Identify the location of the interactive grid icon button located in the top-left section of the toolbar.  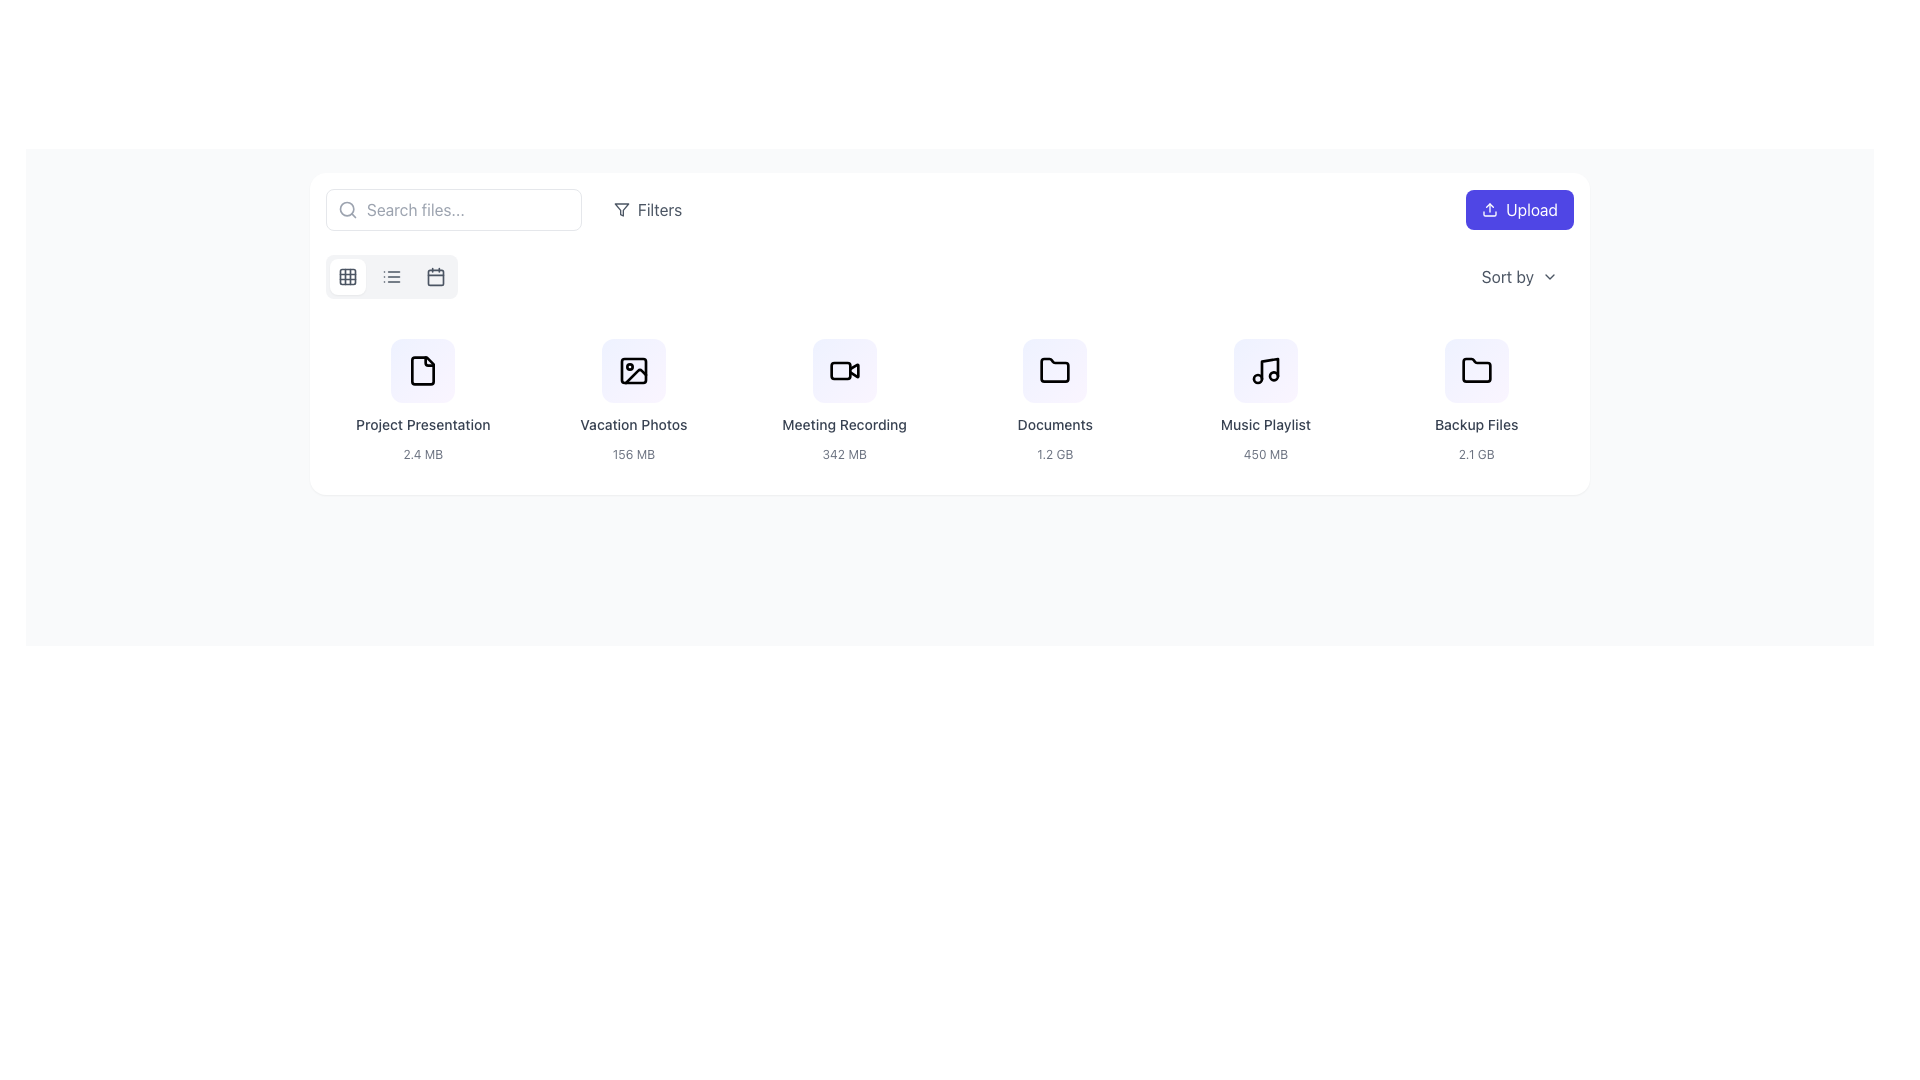
(347, 277).